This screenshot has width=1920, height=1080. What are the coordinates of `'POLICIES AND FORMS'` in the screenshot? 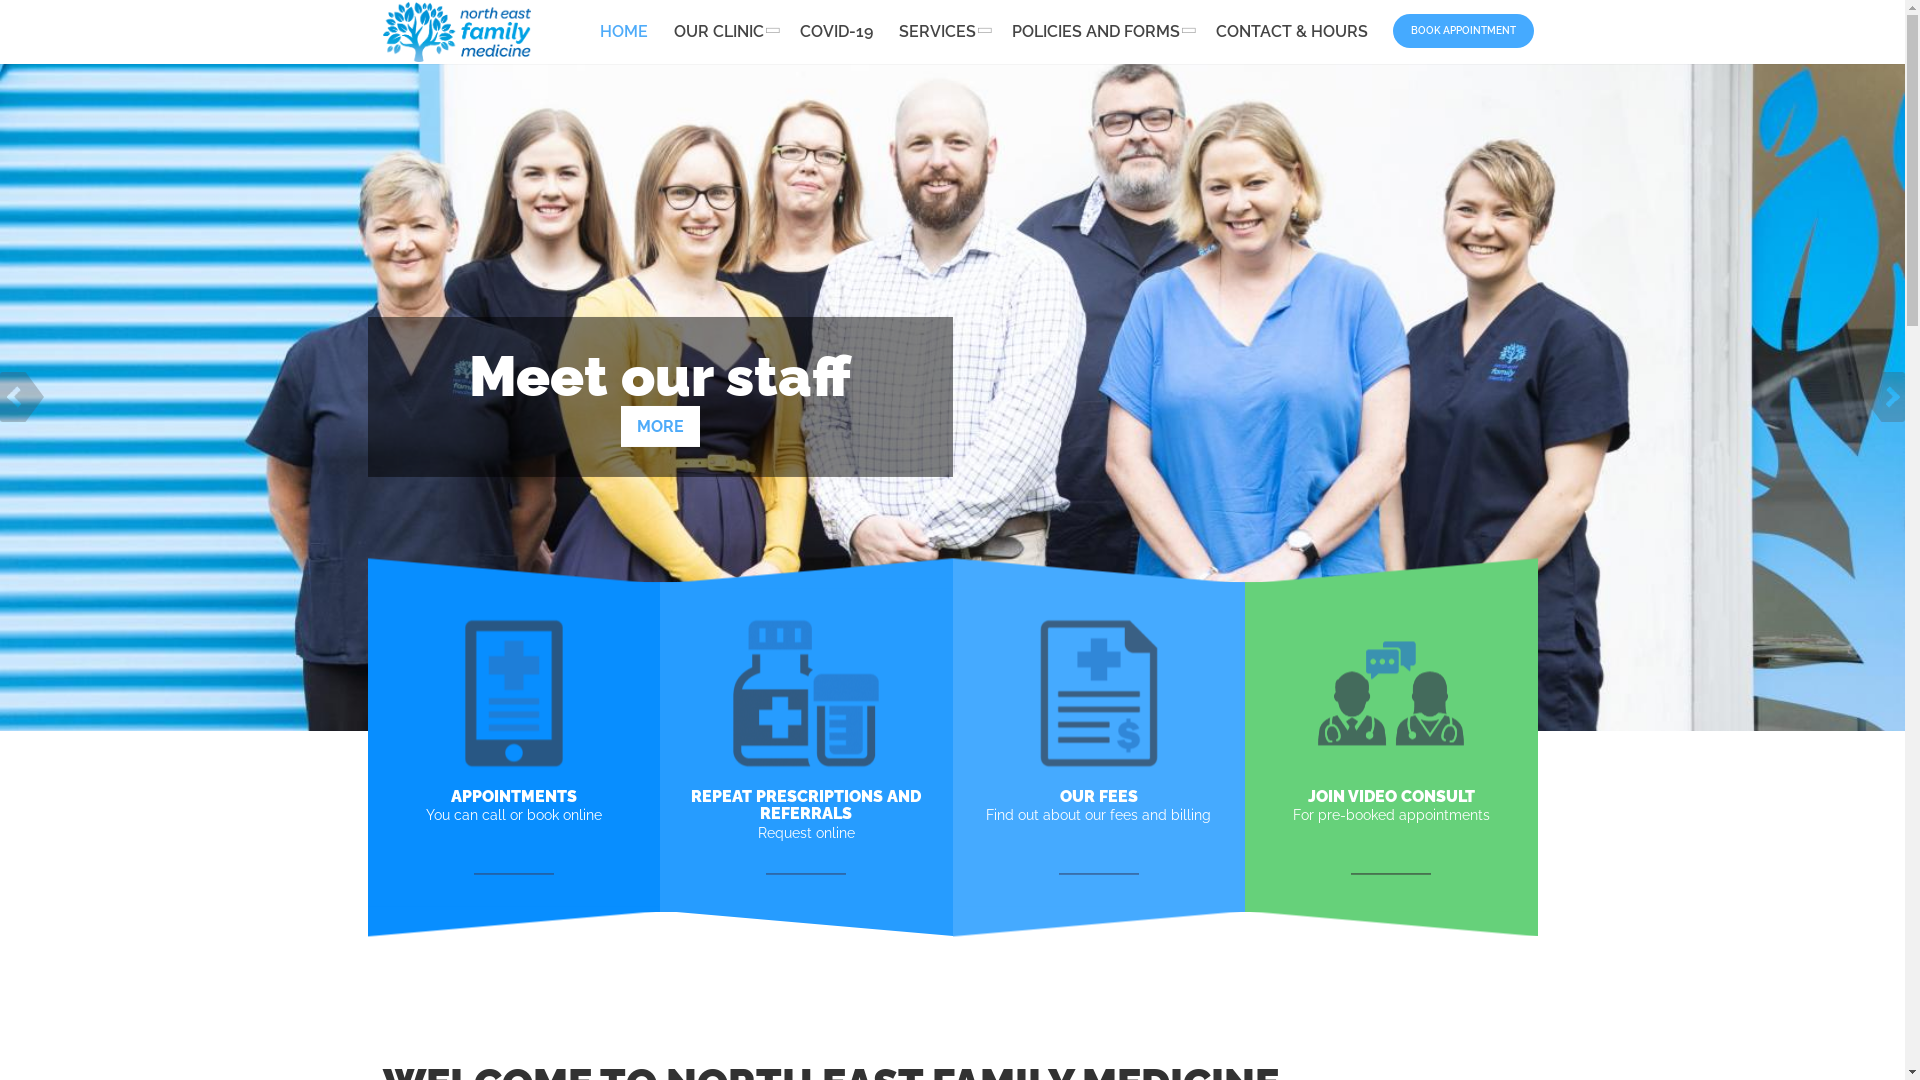 It's located at (1098, 31).